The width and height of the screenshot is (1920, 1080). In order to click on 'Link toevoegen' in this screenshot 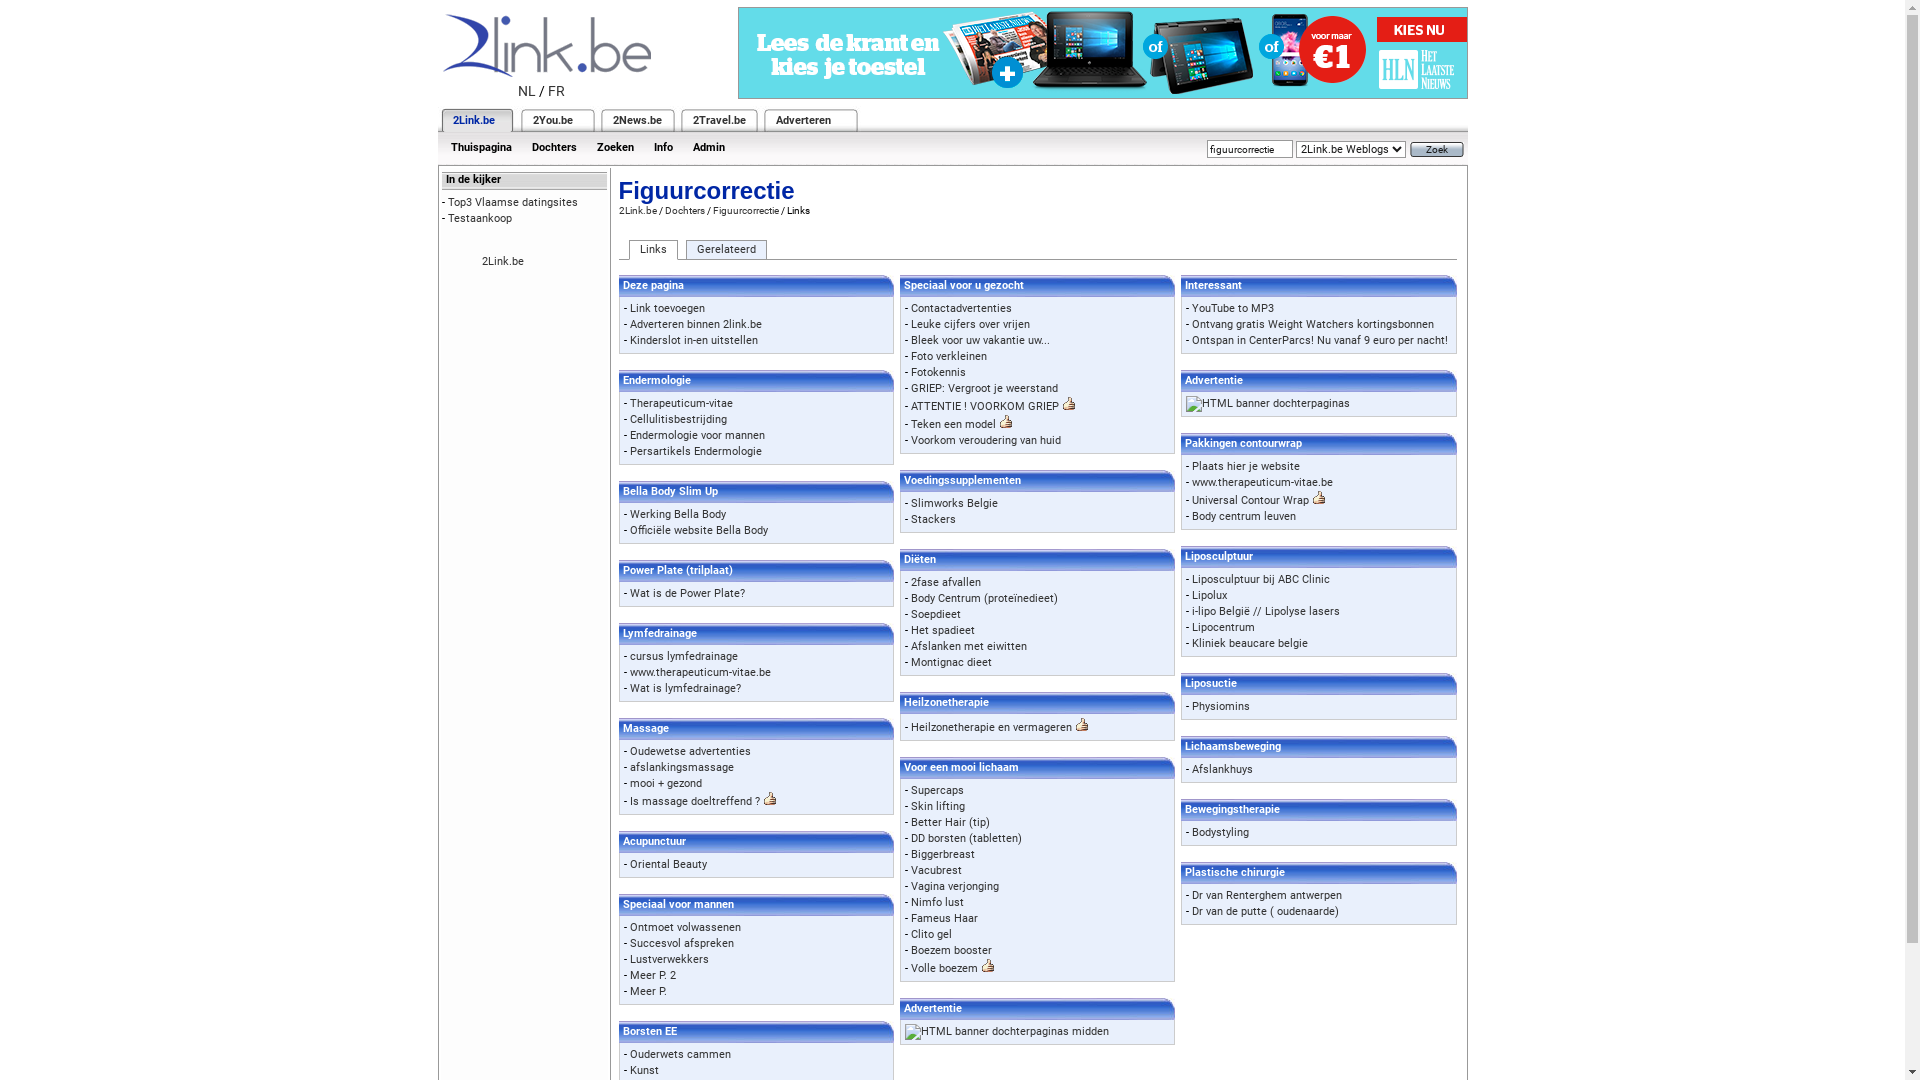, I will do `click(667, 308)`.